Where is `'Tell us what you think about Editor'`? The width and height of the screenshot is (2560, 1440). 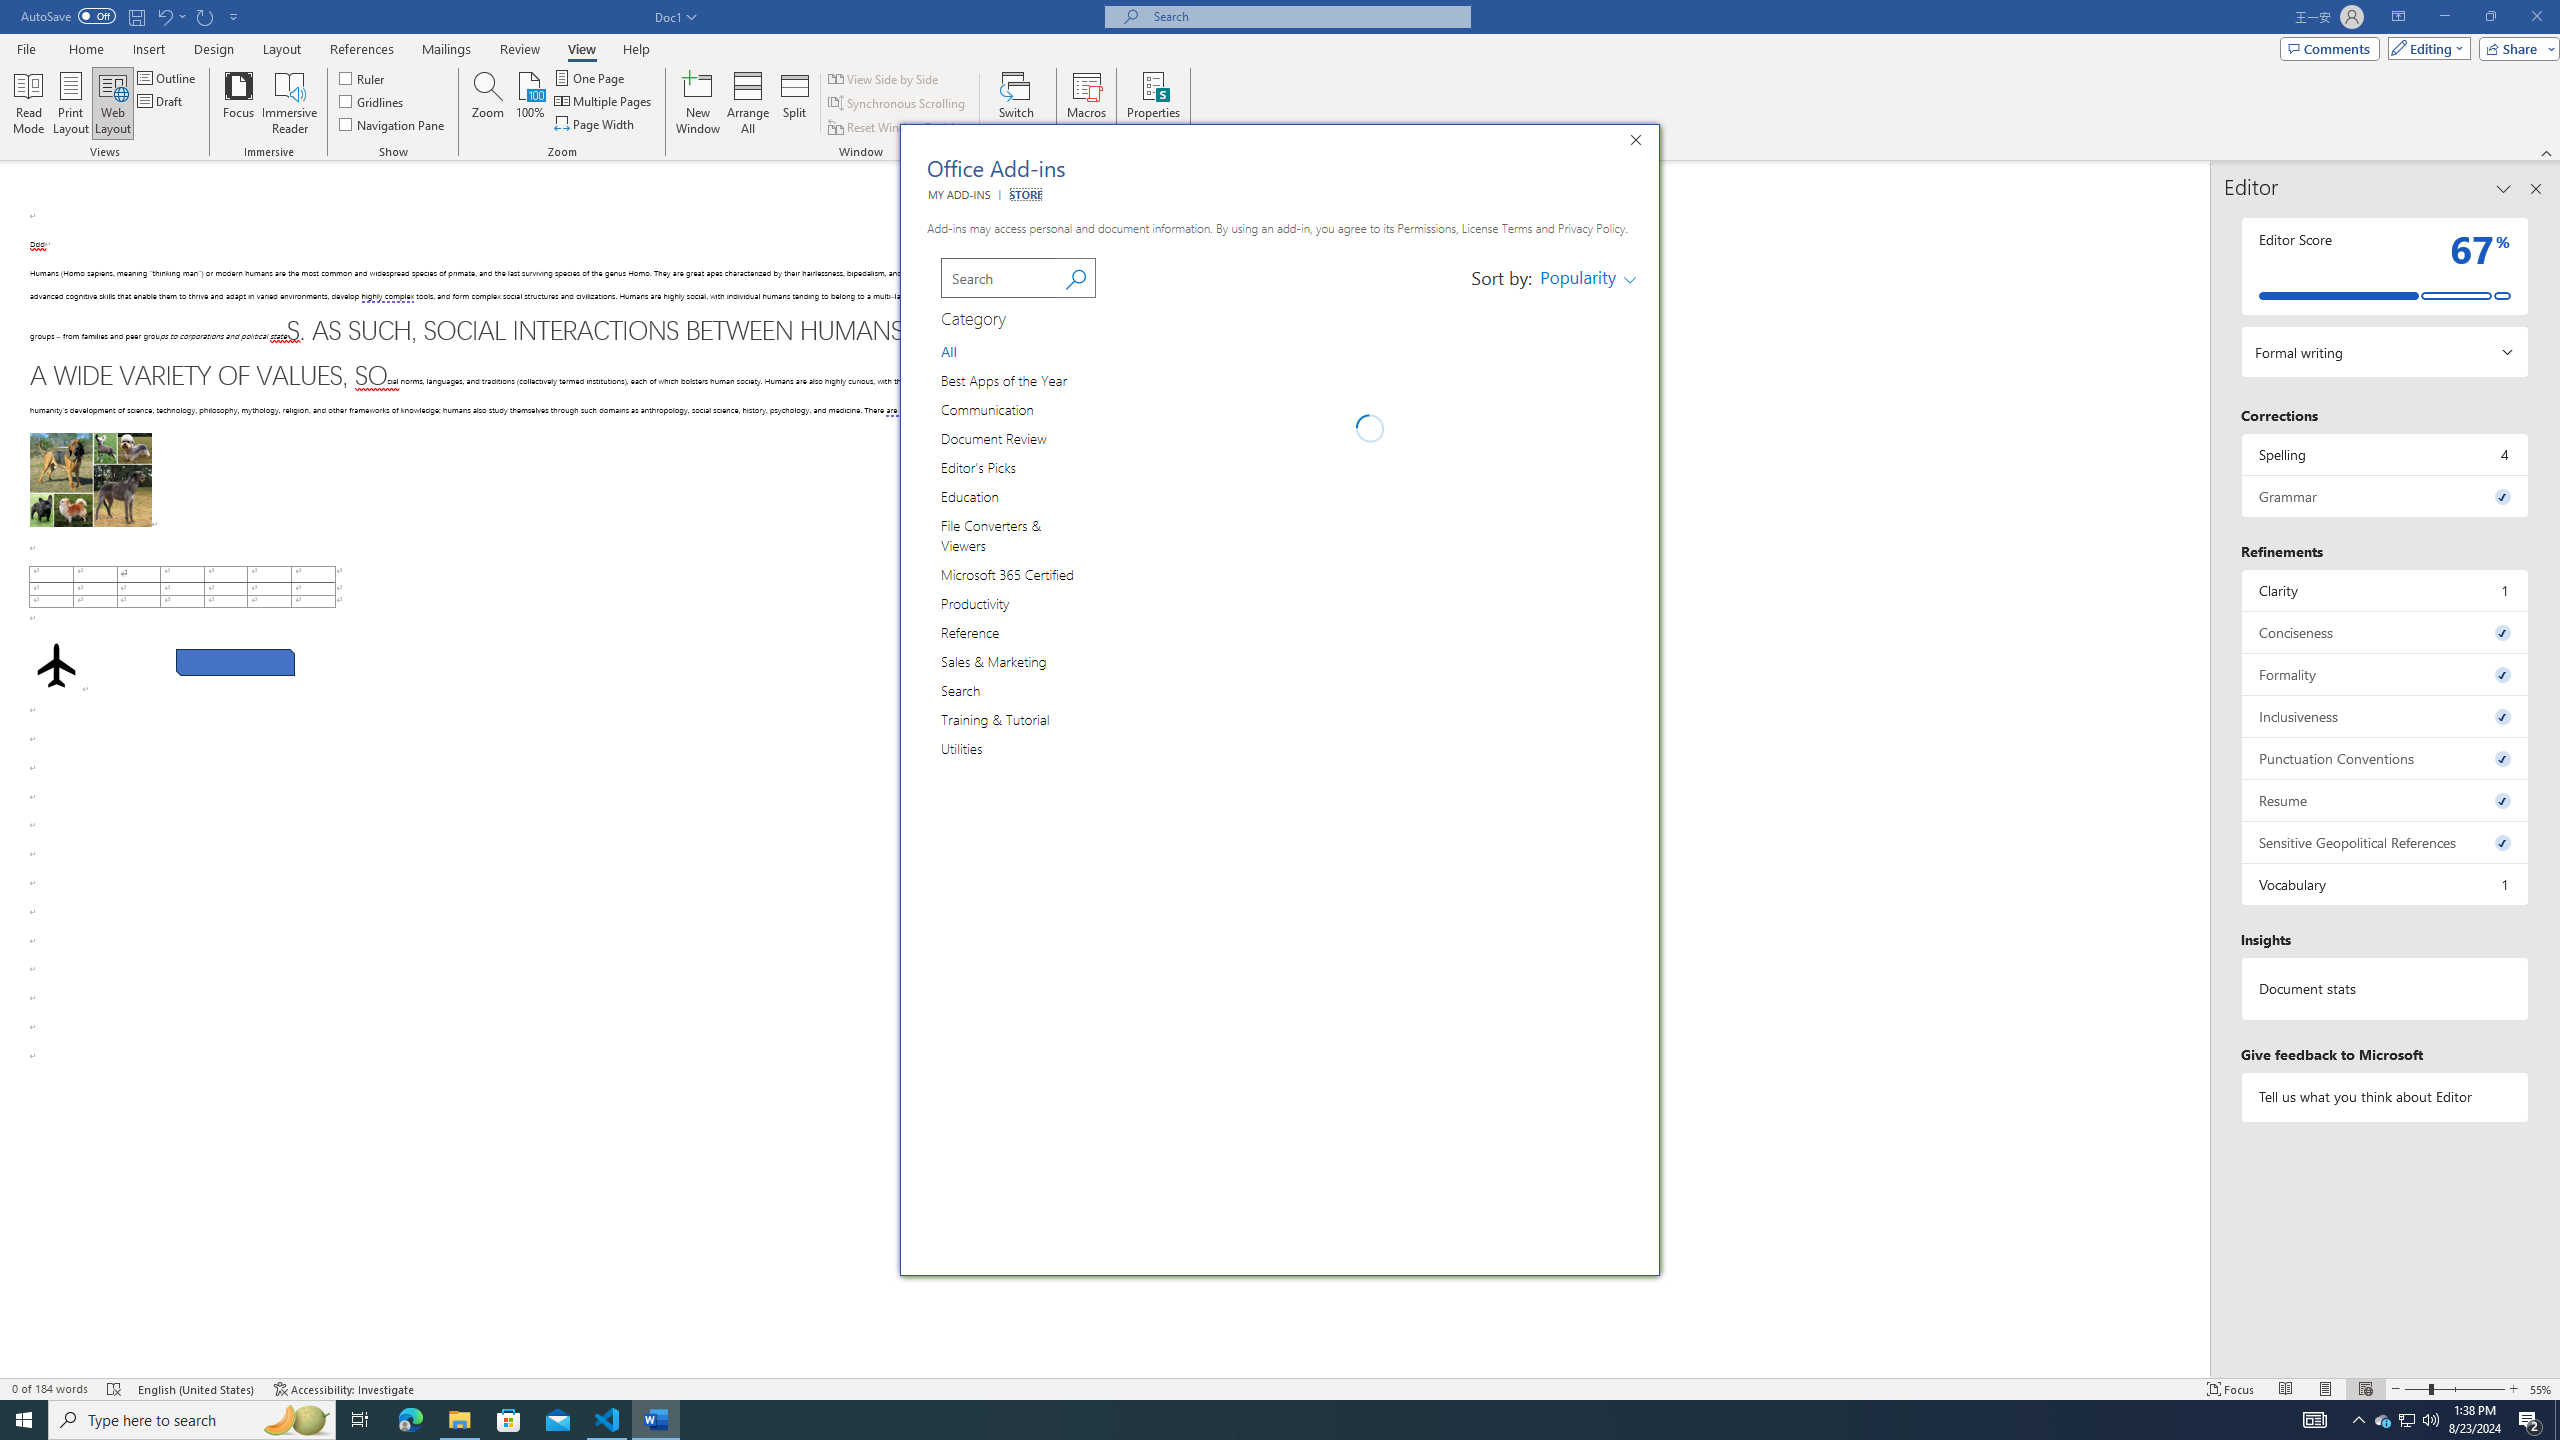 'Tell us what you think about Editor' is located at coordinates (2384, 1096).